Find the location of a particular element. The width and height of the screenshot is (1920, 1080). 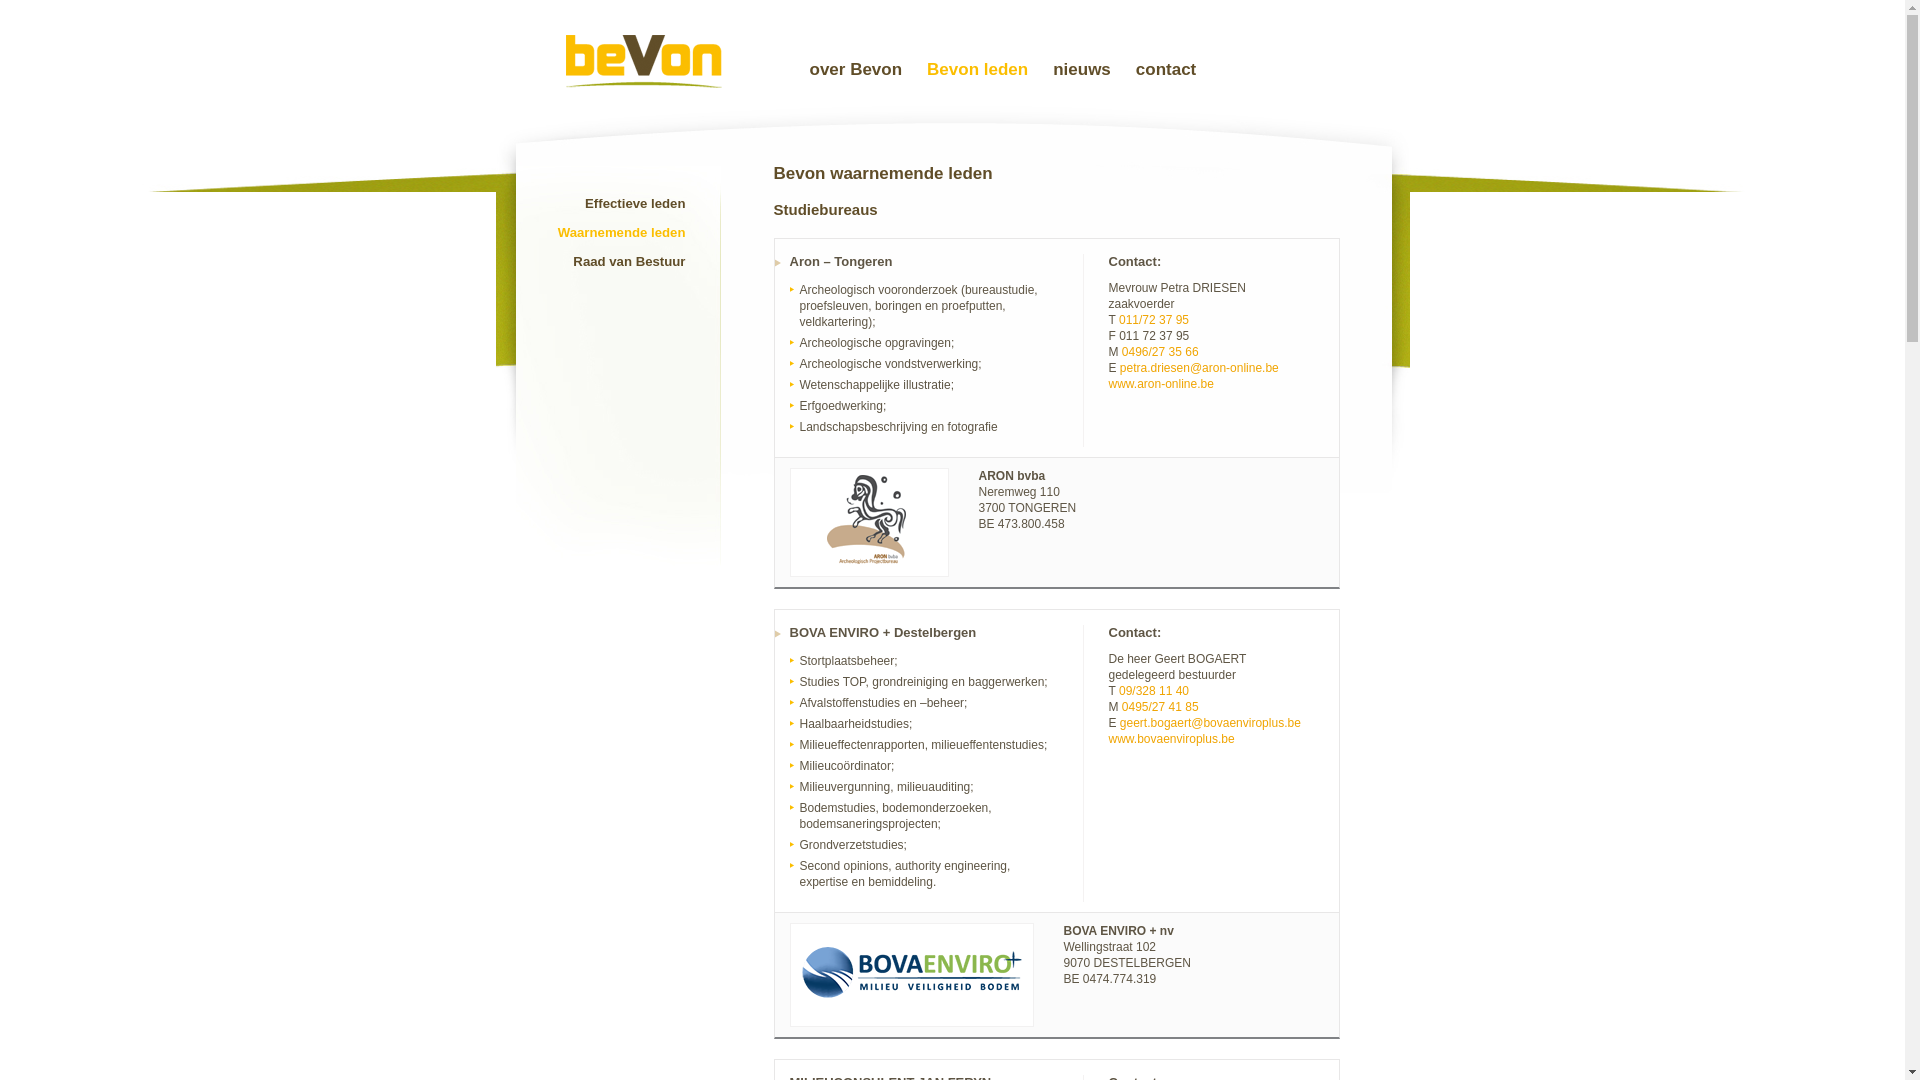

'Effectieve leden' is located at coordinates (633, 203).